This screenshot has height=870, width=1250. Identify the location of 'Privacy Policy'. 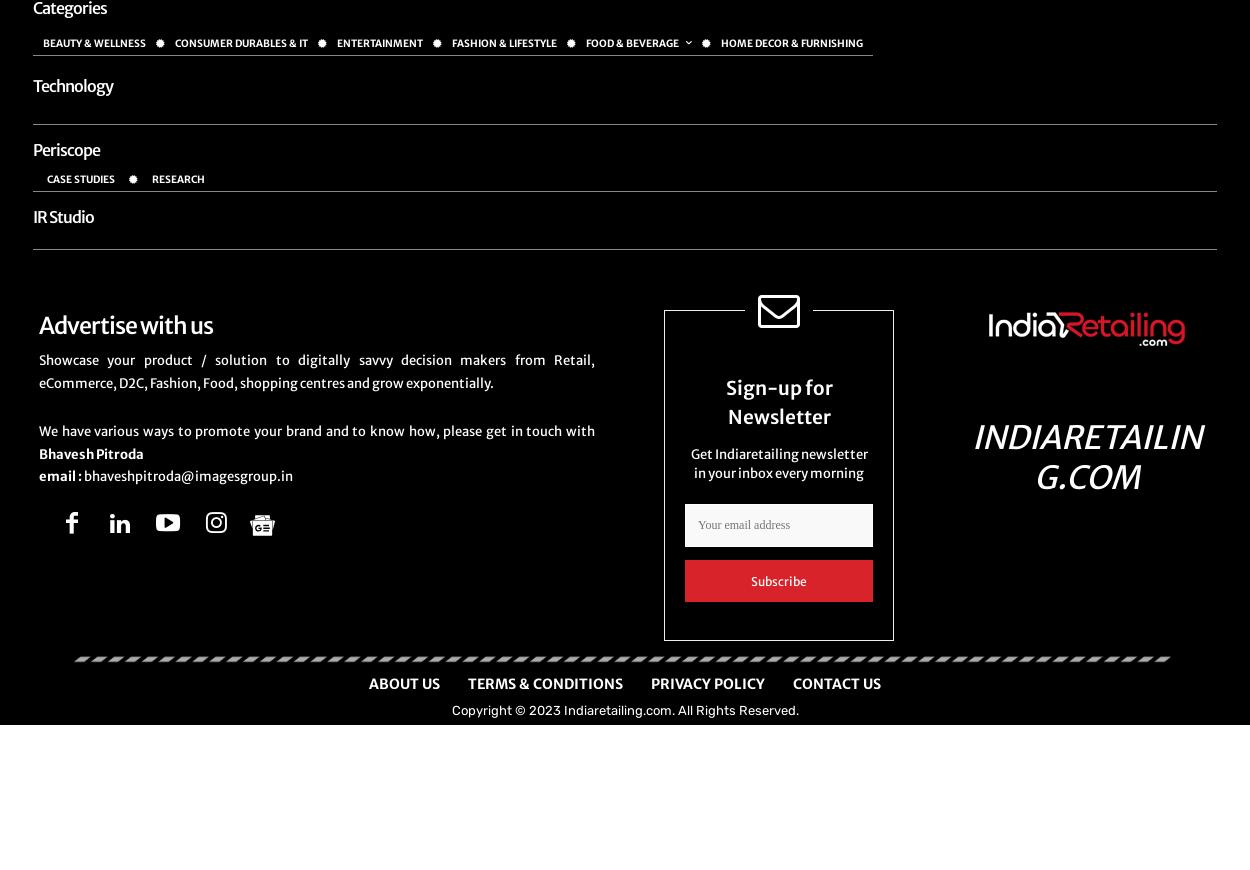
(707, 683).